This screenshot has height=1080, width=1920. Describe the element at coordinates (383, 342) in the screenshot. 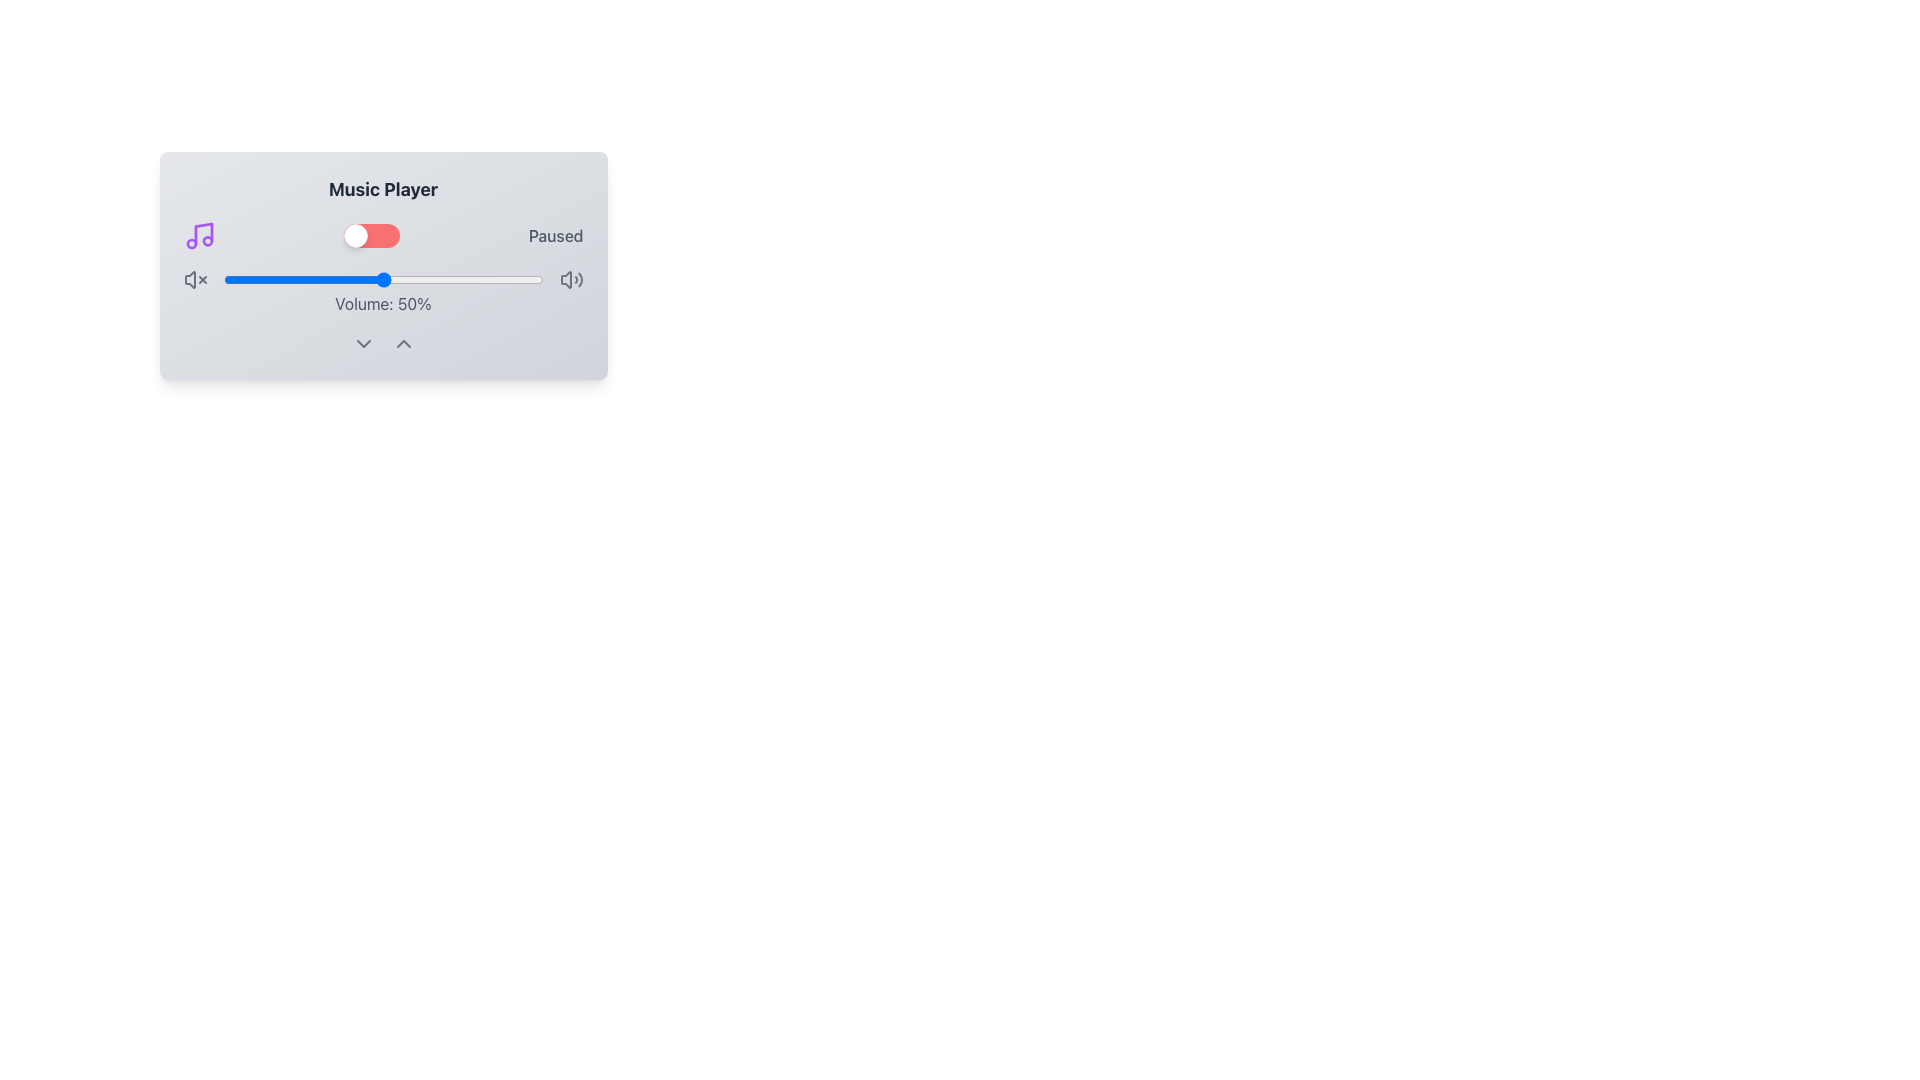

I see `the up chevron-shaped button in the vertical navigation control located at the bottom of the 'Music Player' interface to scroll up` at that location.